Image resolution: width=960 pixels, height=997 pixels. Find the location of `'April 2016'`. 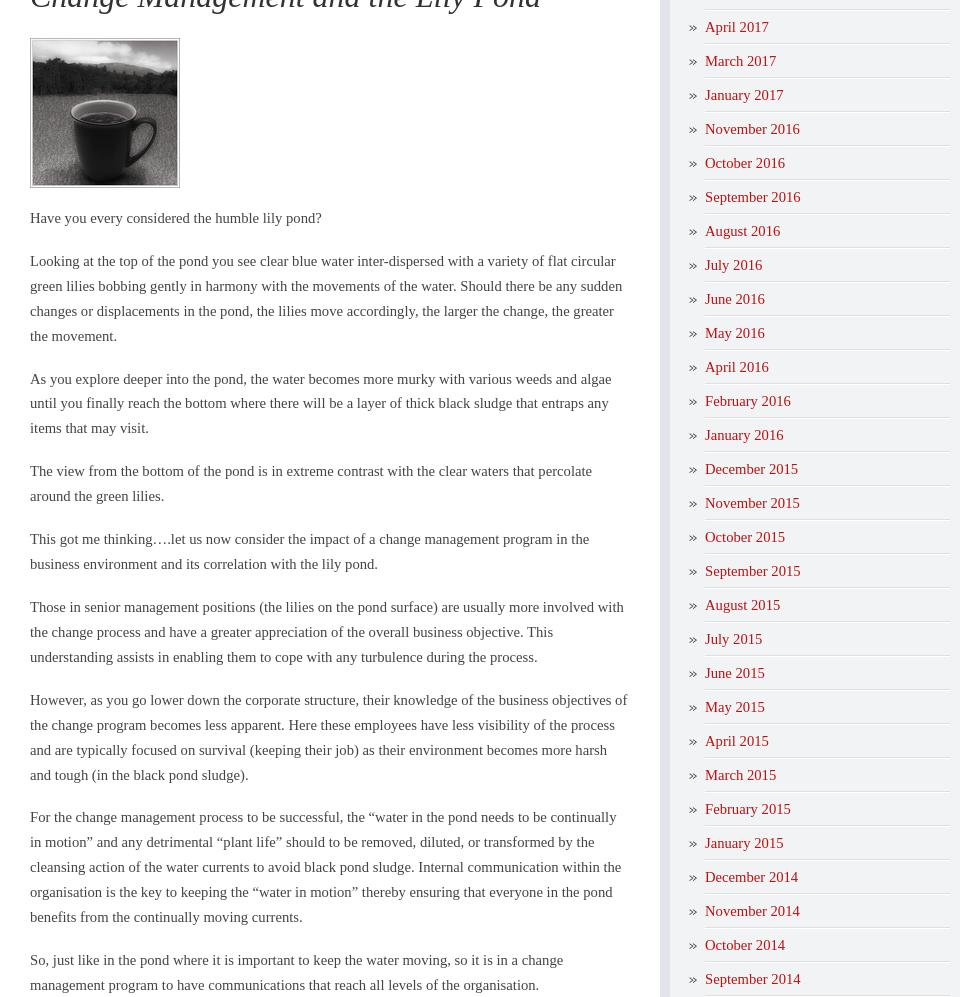

'April 2016' is located at coordinates (735, 365).